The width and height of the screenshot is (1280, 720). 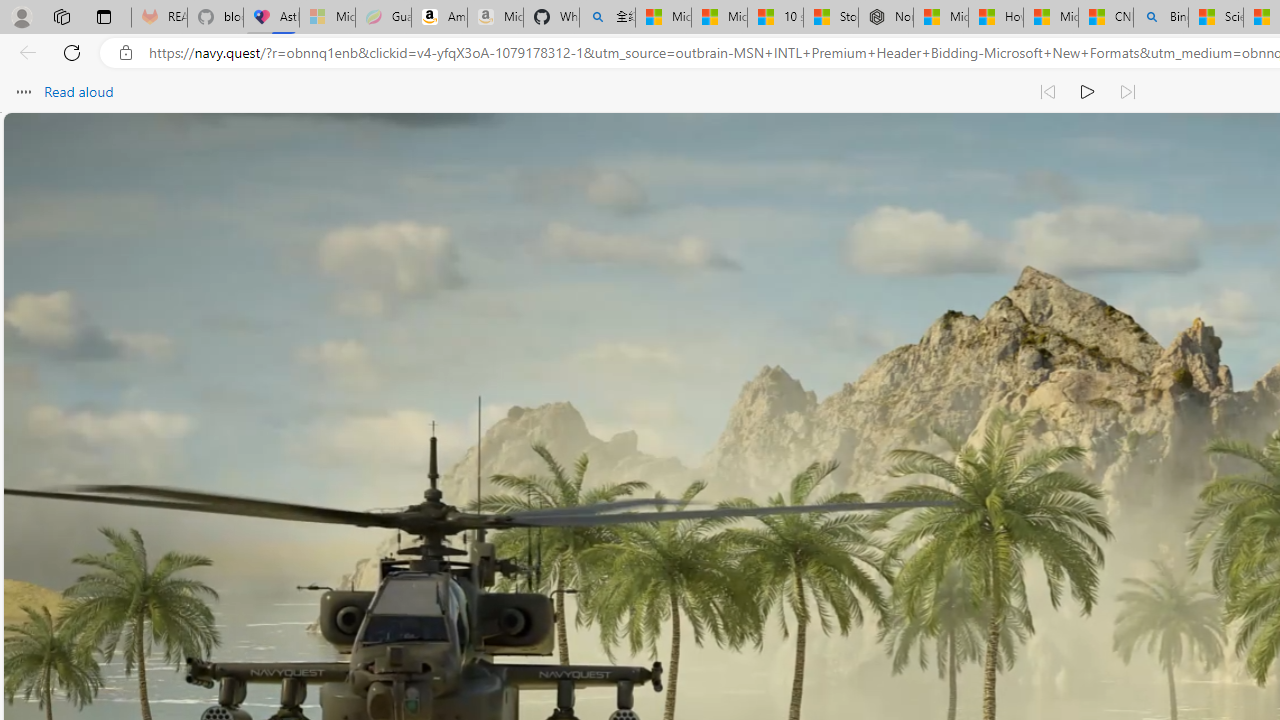 I want to click on 'How I Got Rid of Microsoft Edge', so click(x=995, y=17).